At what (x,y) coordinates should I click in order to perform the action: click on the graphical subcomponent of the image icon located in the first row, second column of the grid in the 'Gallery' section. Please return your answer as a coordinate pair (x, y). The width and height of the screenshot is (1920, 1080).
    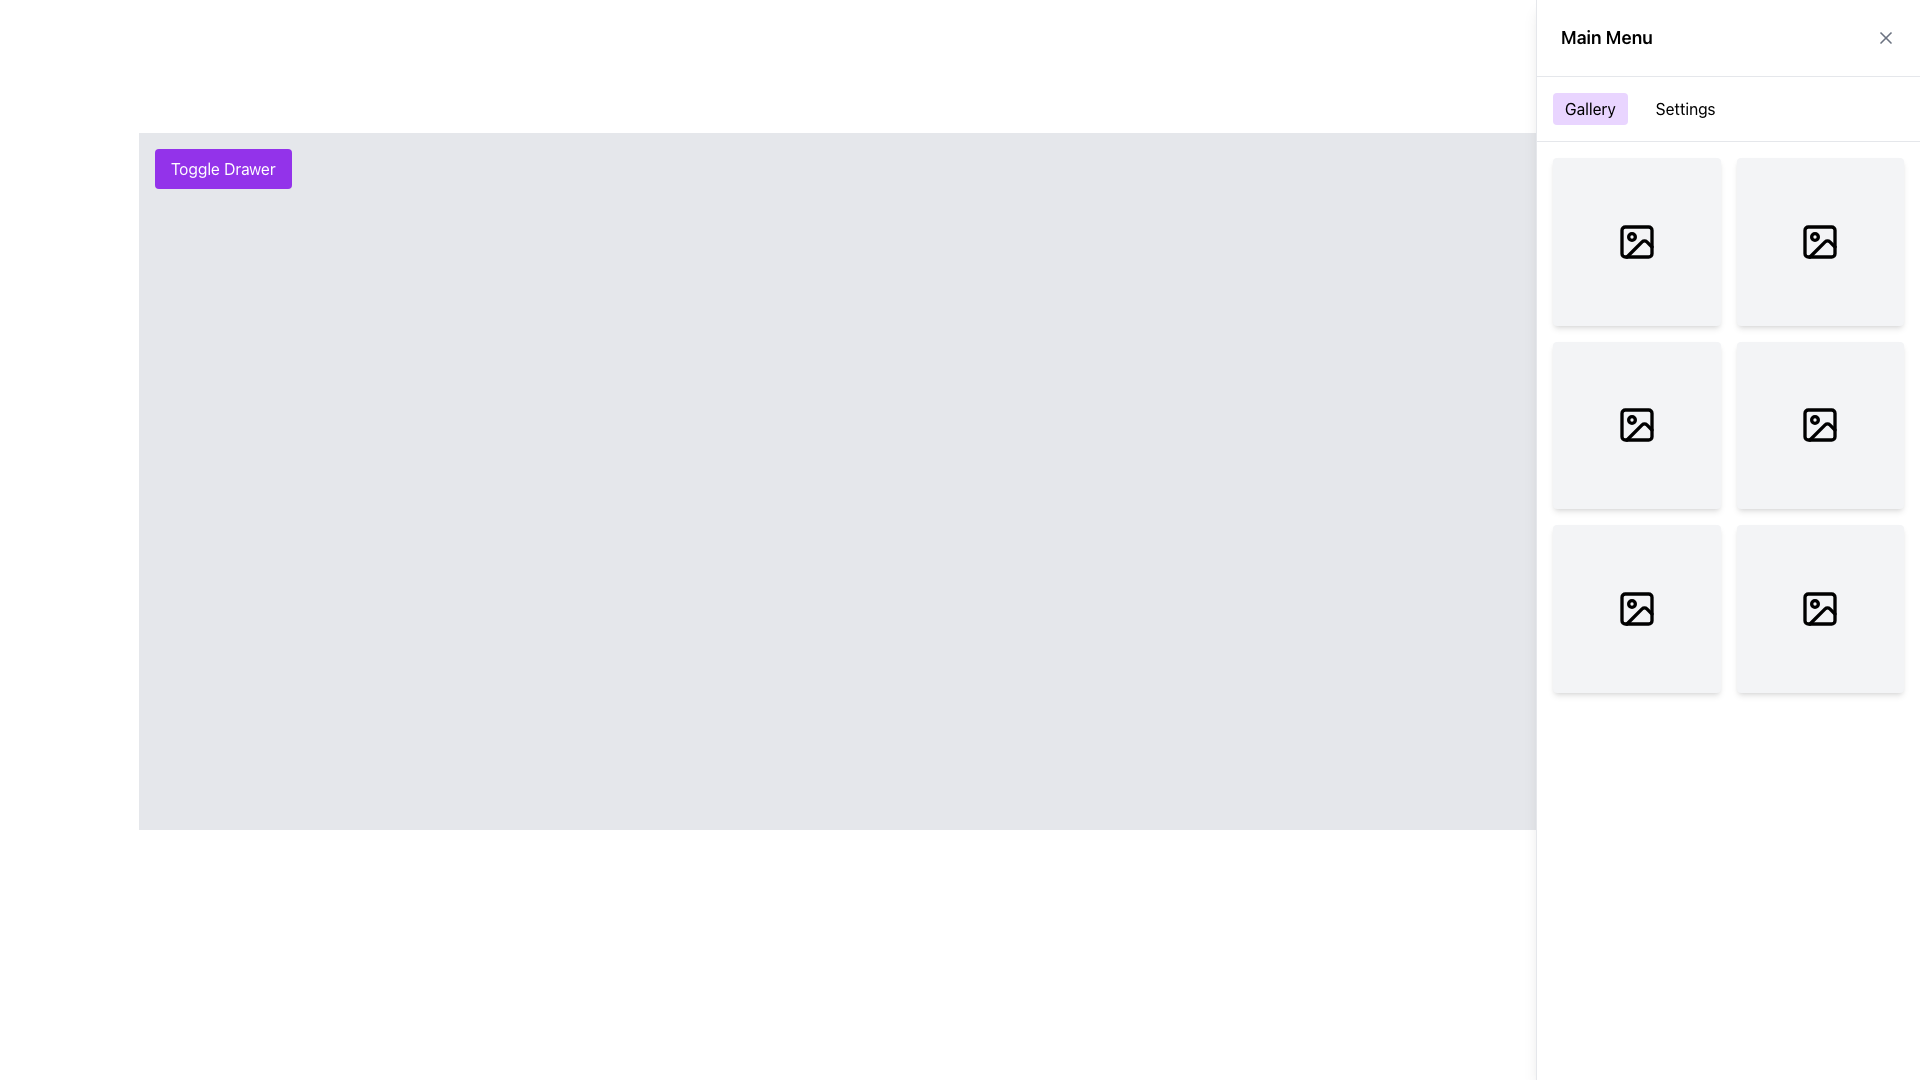
    Looking at the image, I should click on (1636, 240).